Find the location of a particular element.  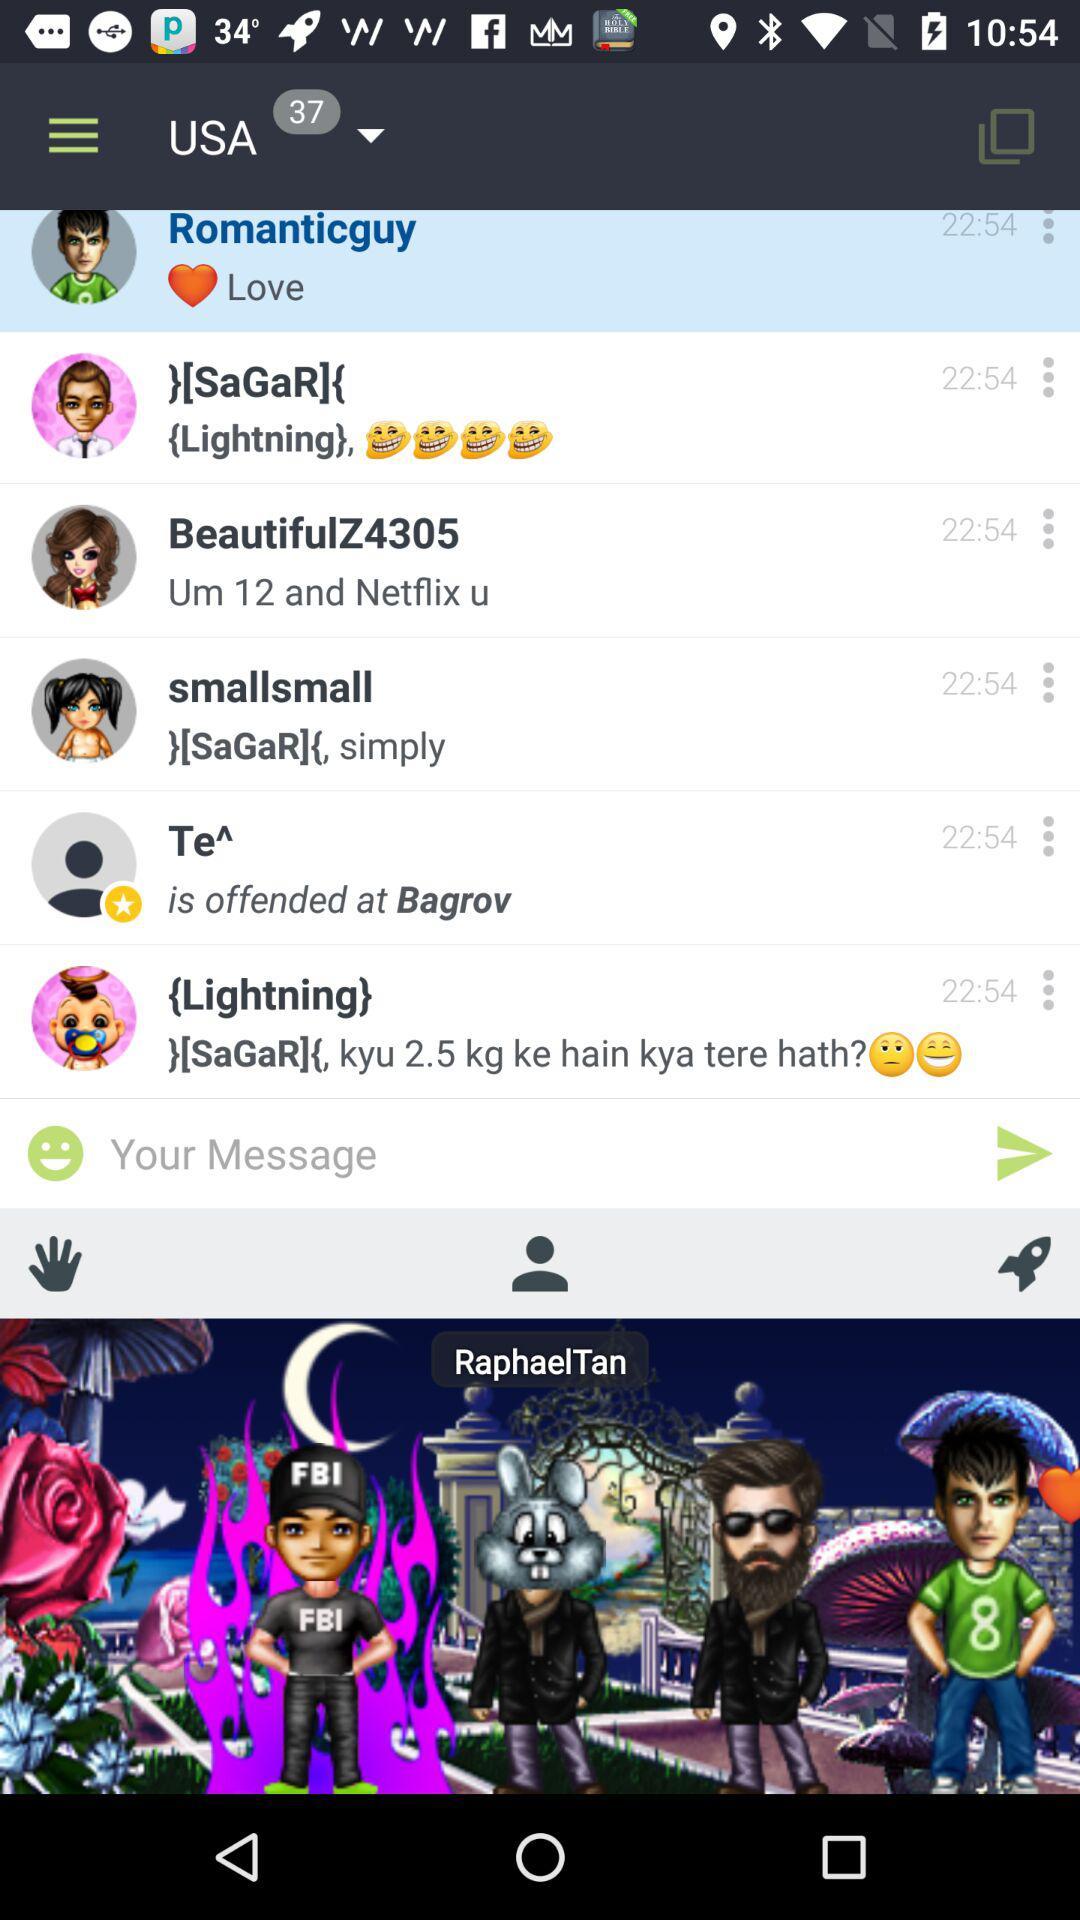

expand chat is located at coordinates (1047, 377).